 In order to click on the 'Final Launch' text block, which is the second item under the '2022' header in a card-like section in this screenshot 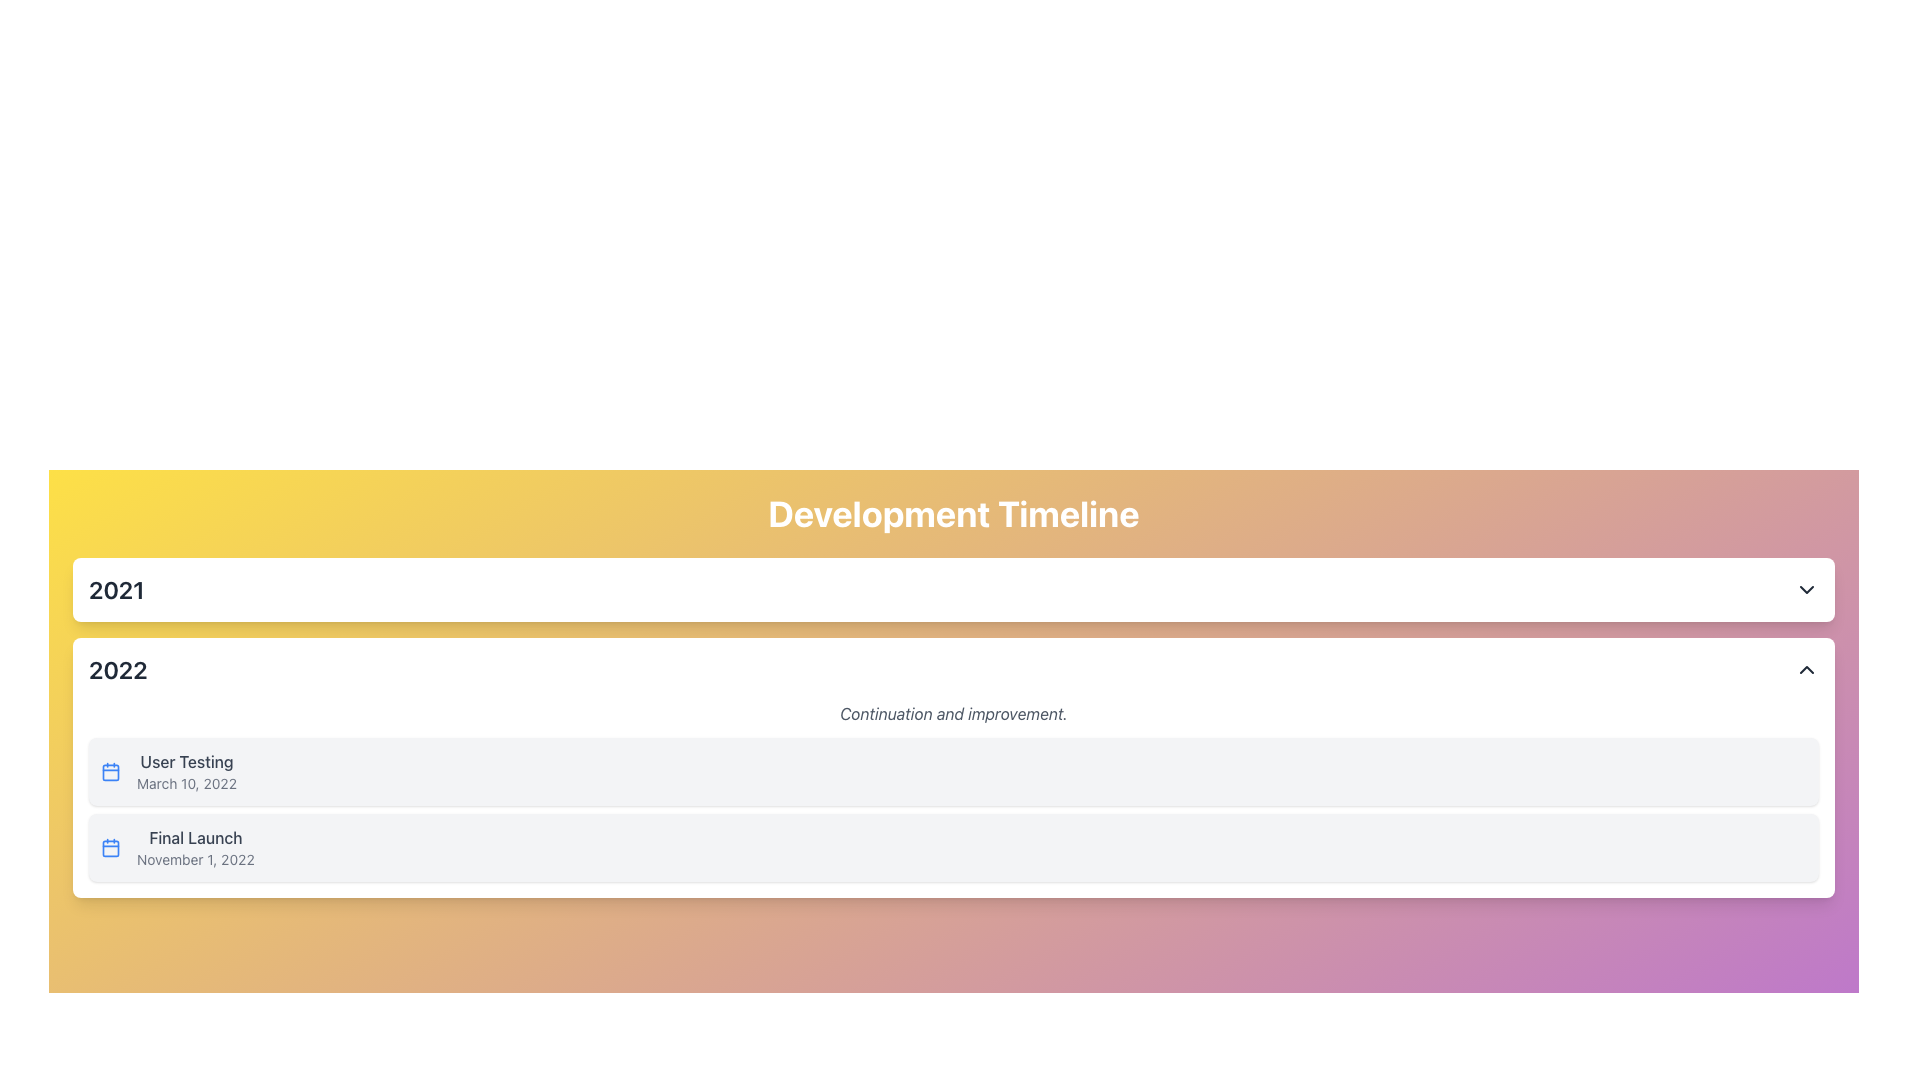, I will do `click(195, 848)`.